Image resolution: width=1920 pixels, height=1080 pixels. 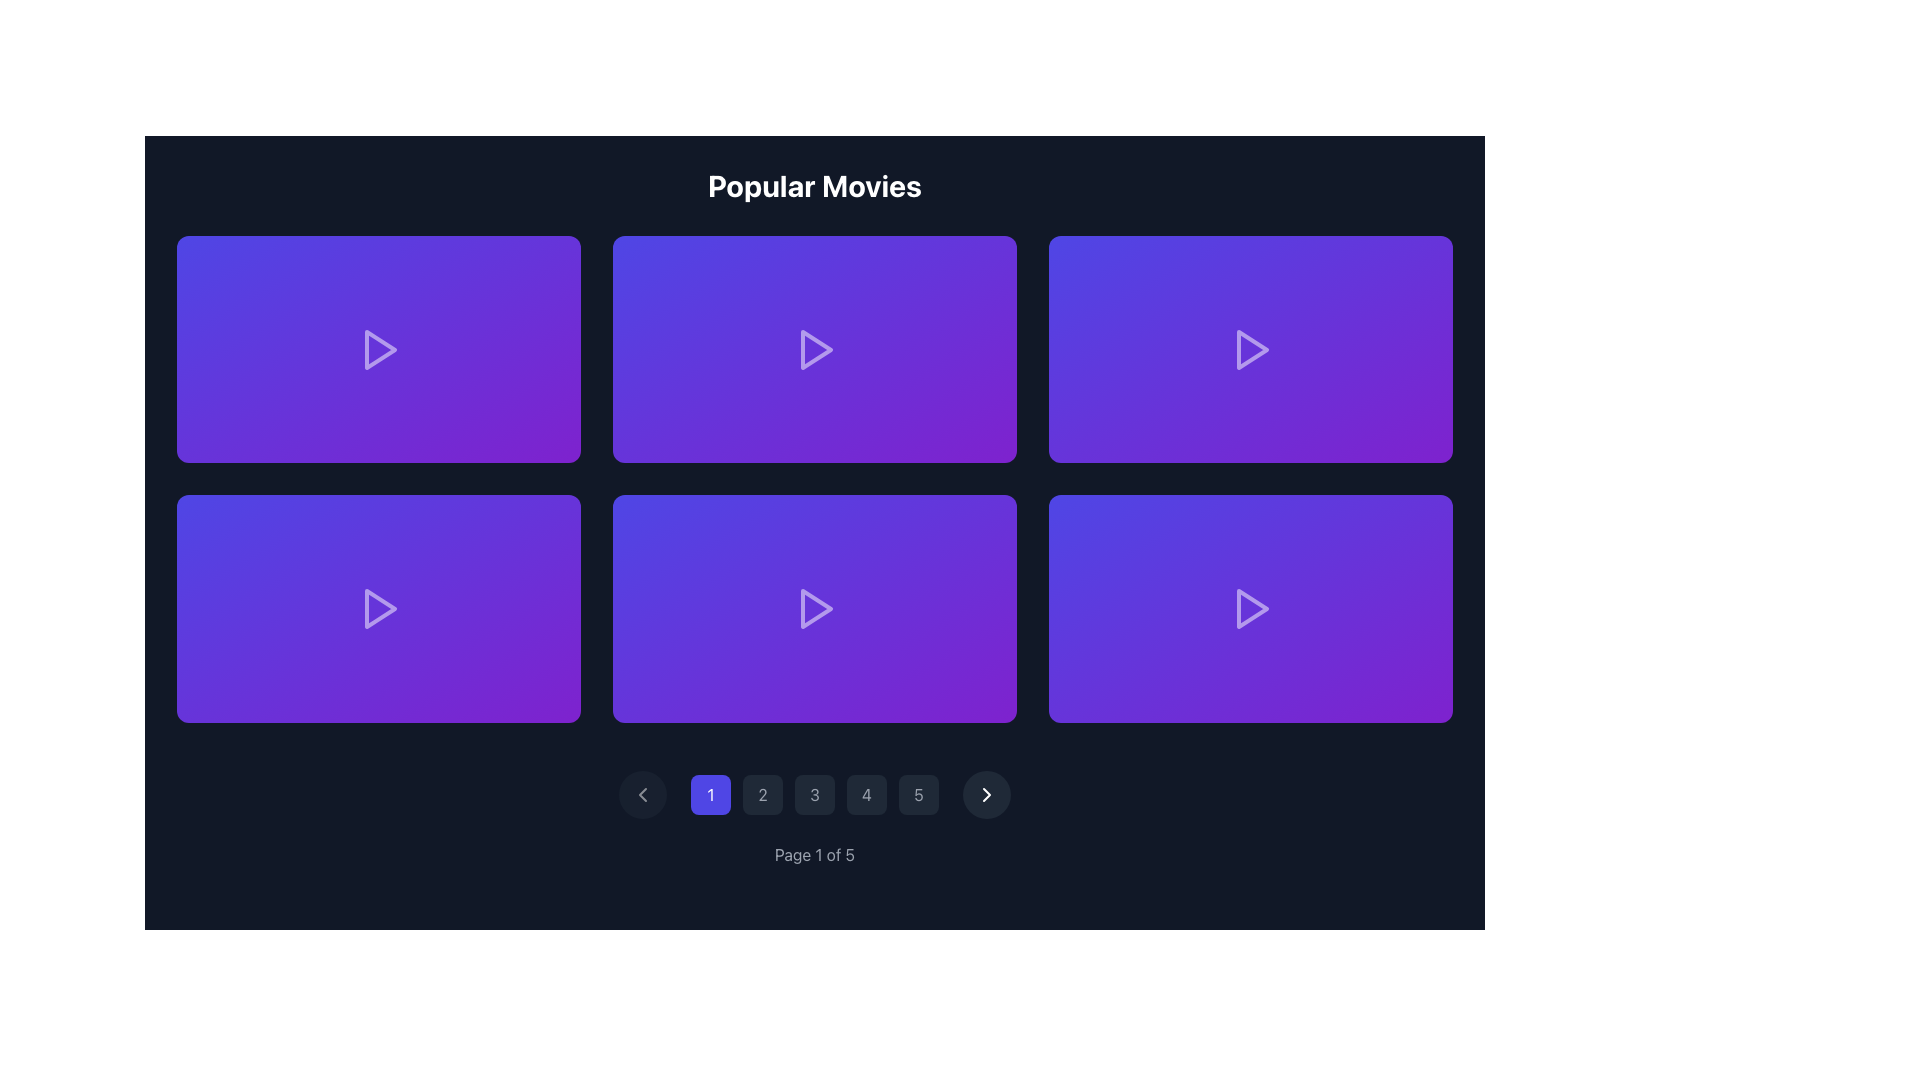 I want to click on the play button located in the bottom row, center column of a 2 by 3 grid layout, which serves to play multimedia content, so click(x=815, y=607).